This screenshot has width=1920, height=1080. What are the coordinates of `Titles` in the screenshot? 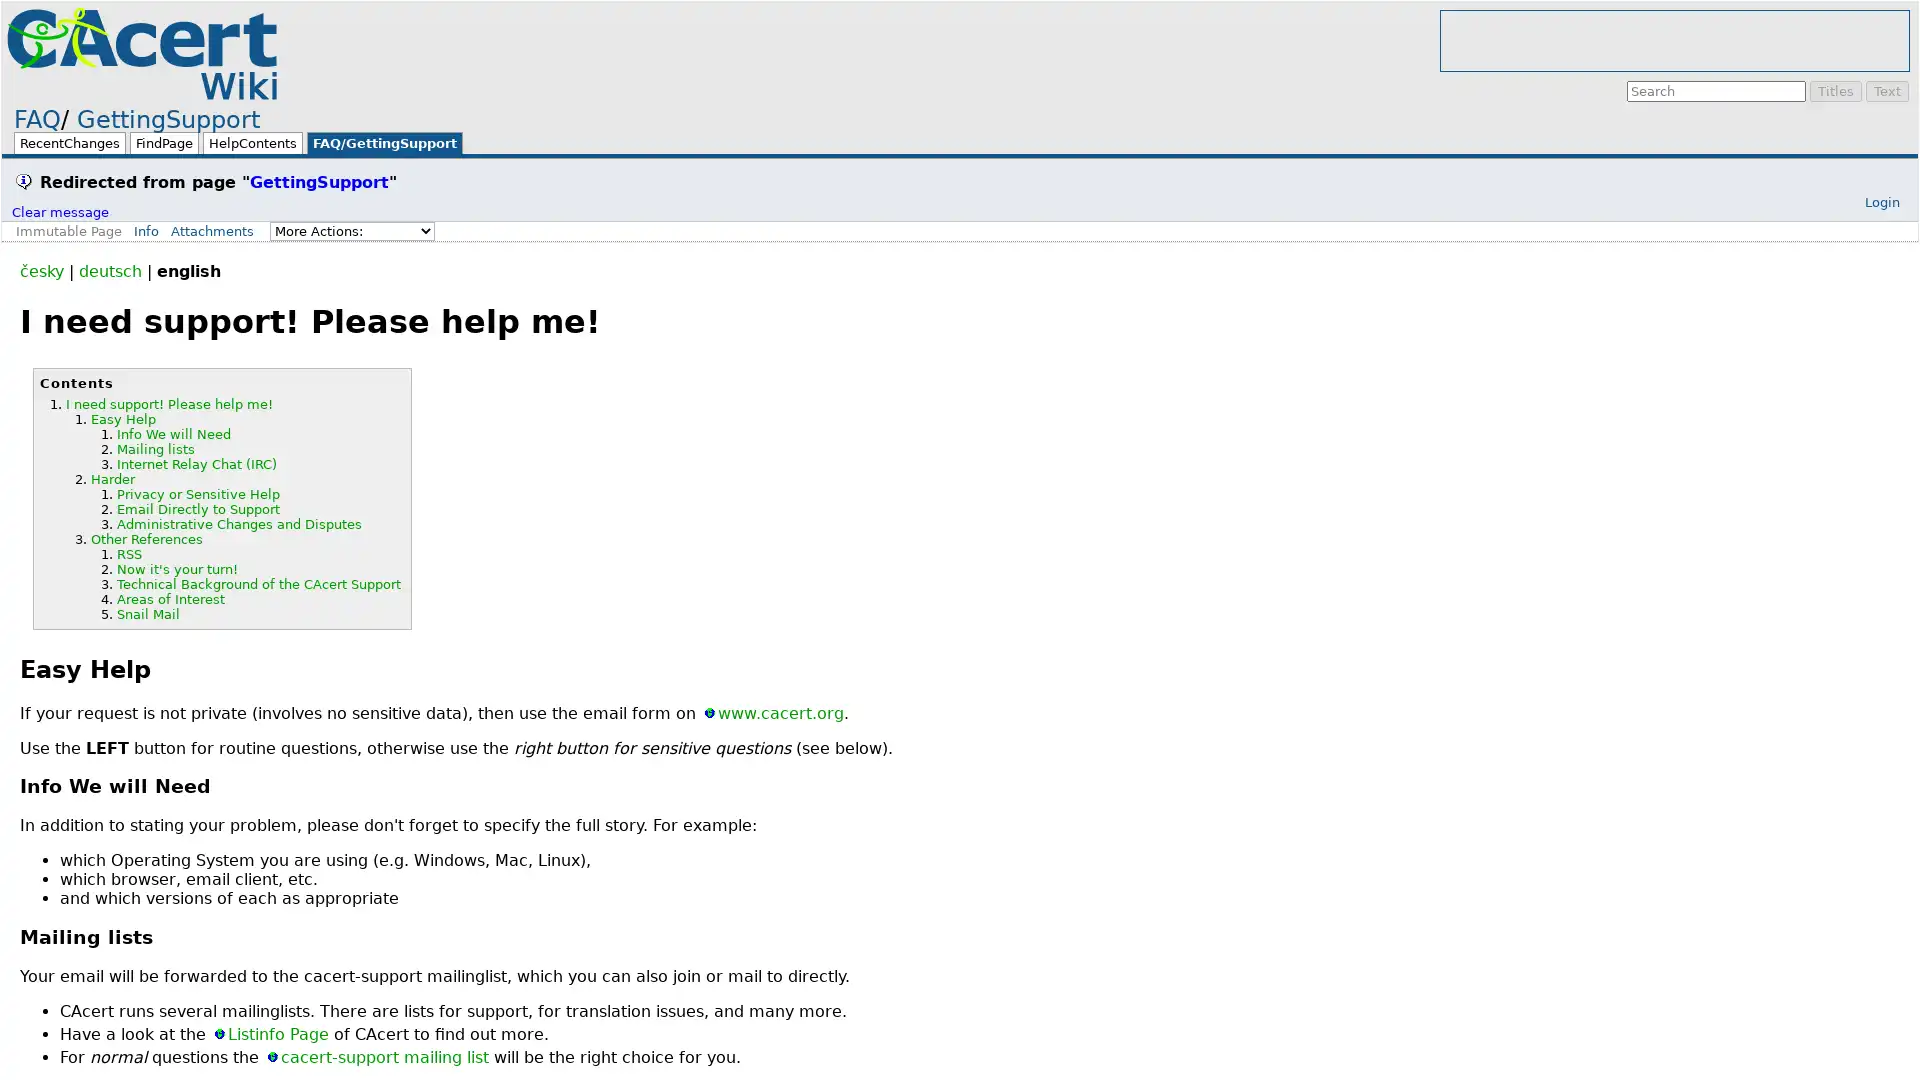 It's located at (1836, 91).